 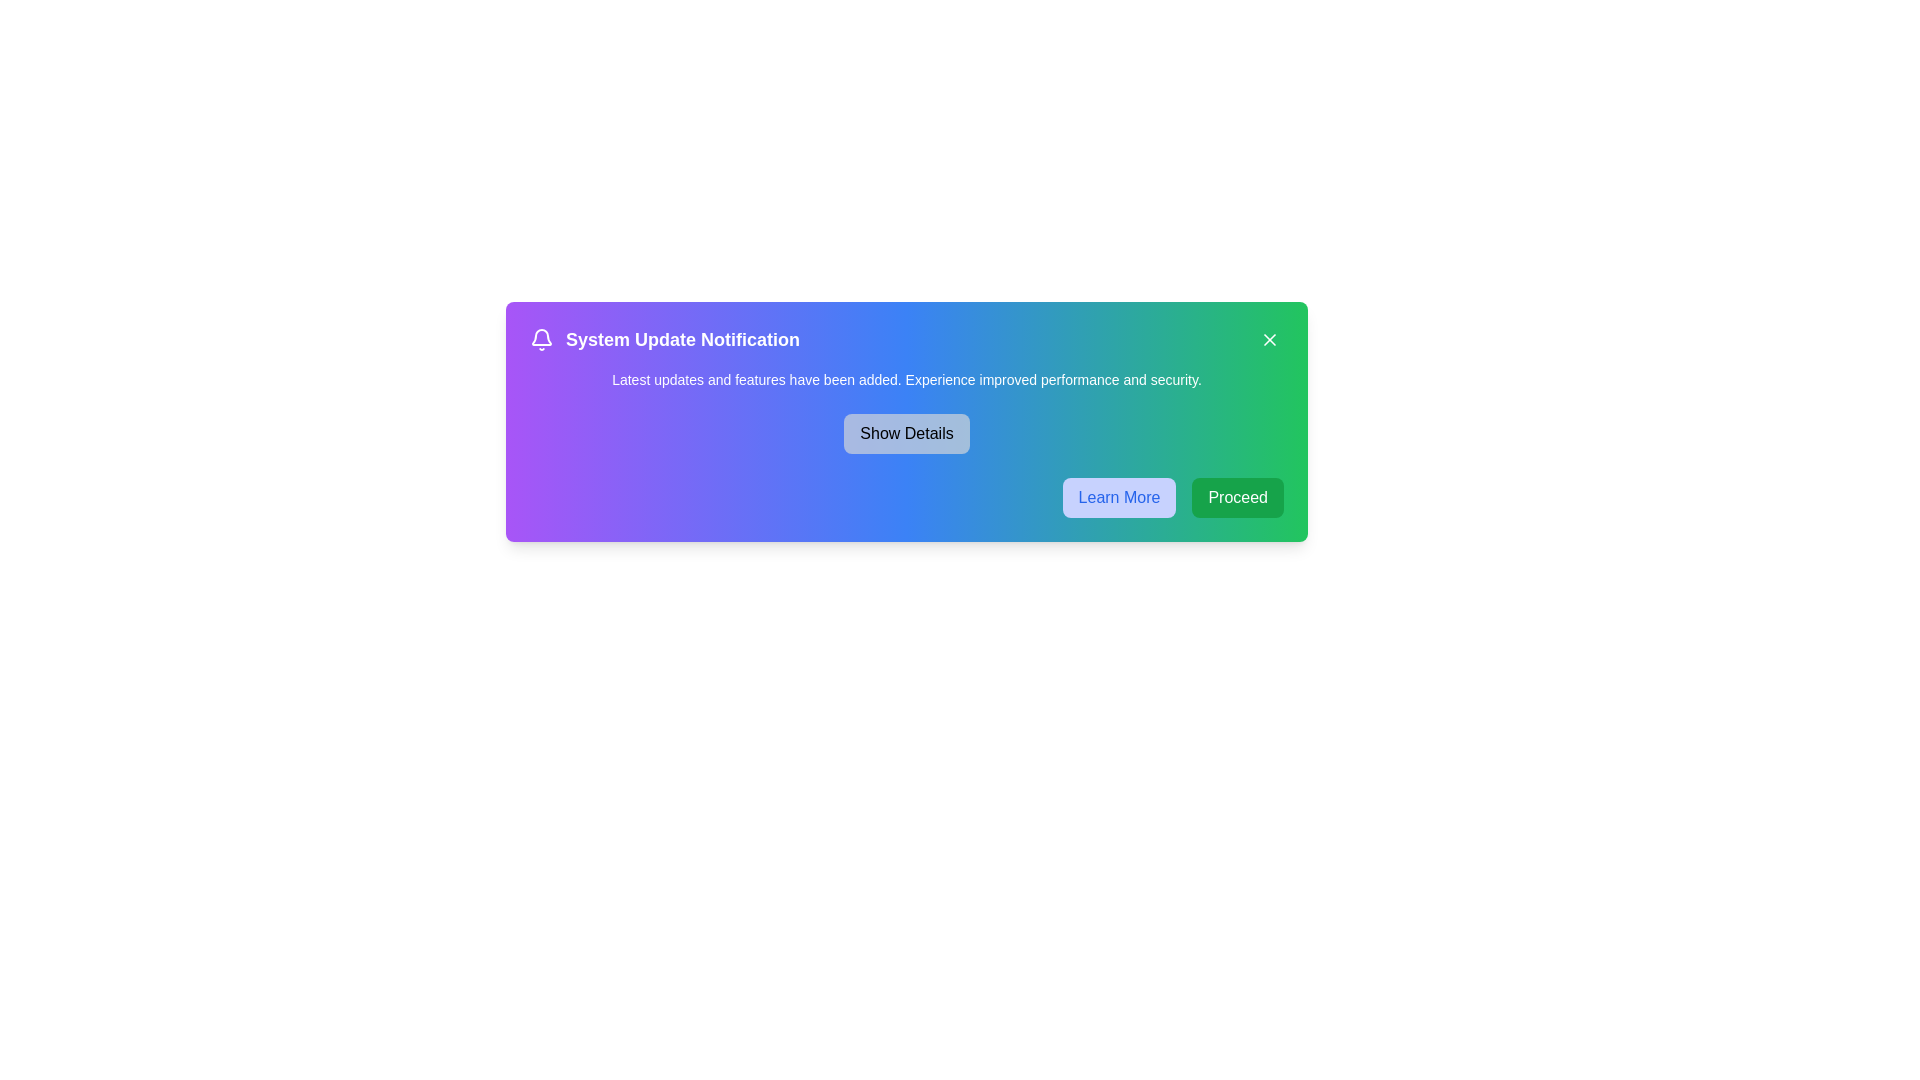 What do you see at coordinates (906, 420) in the screenshot?
I see `displayed message in the Notification dialog box, which contains the title 'System Update Notification' and additional description text` at bounding box center [906, 420].